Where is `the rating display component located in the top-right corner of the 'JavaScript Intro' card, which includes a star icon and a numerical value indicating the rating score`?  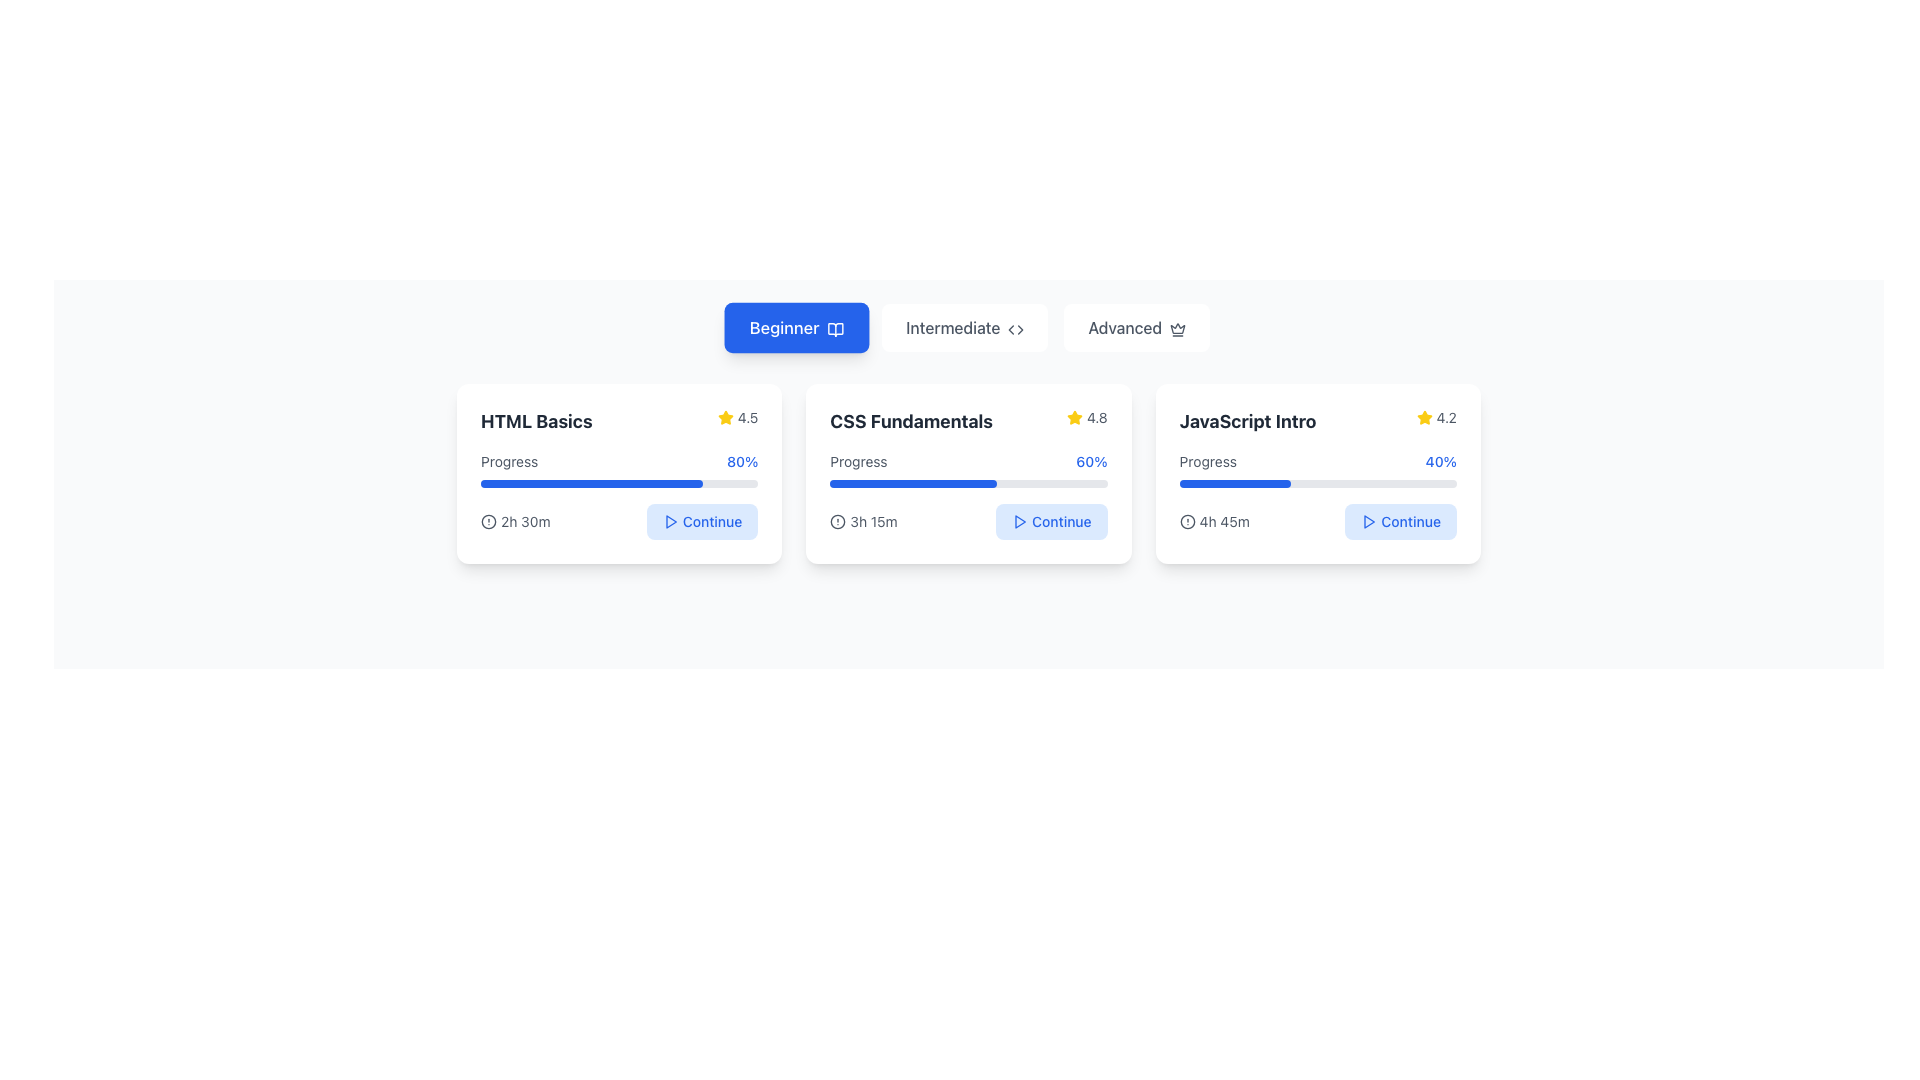
the rating display component located in the top-right corner of the 'JavaScript Intro' card, which includes a star icon and a numerical value indicating the rating score is located at coordinates (1435, 416).